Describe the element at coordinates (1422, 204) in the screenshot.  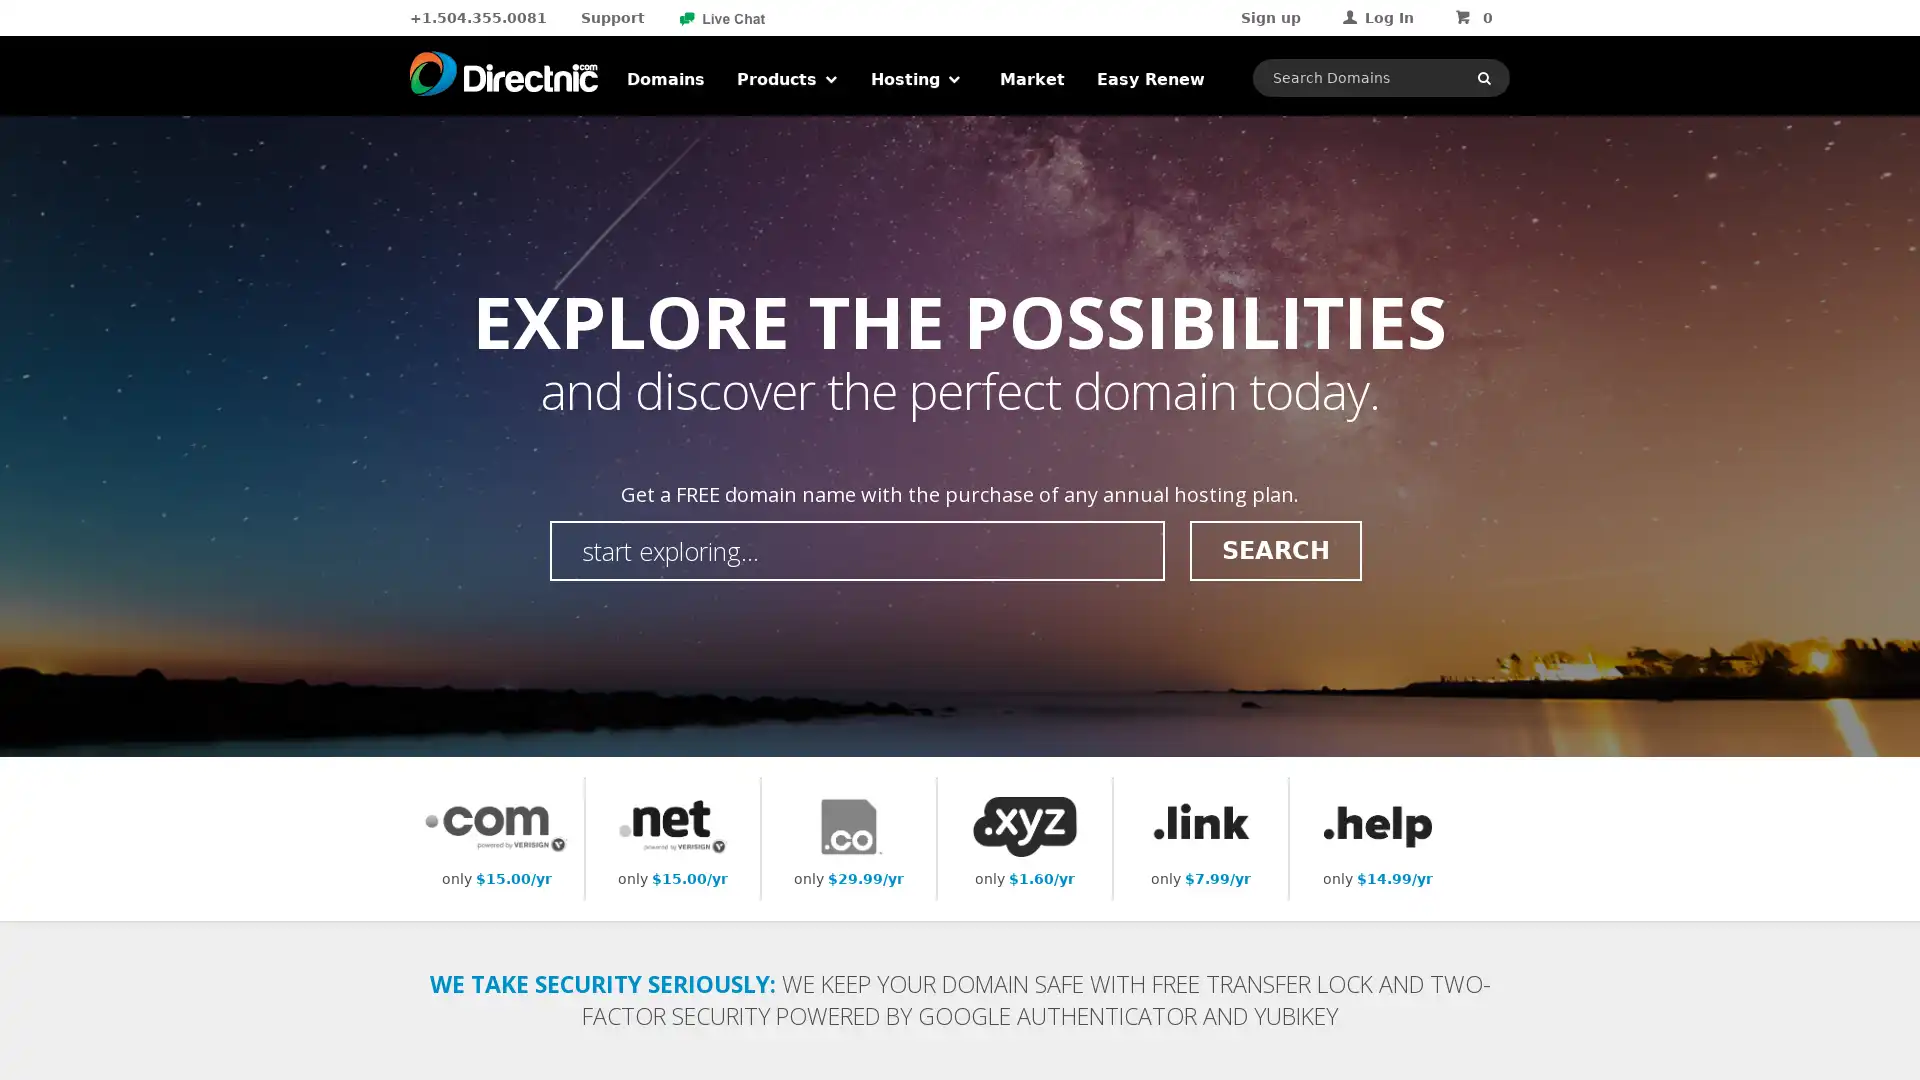
I see `LOGIN` at that location.